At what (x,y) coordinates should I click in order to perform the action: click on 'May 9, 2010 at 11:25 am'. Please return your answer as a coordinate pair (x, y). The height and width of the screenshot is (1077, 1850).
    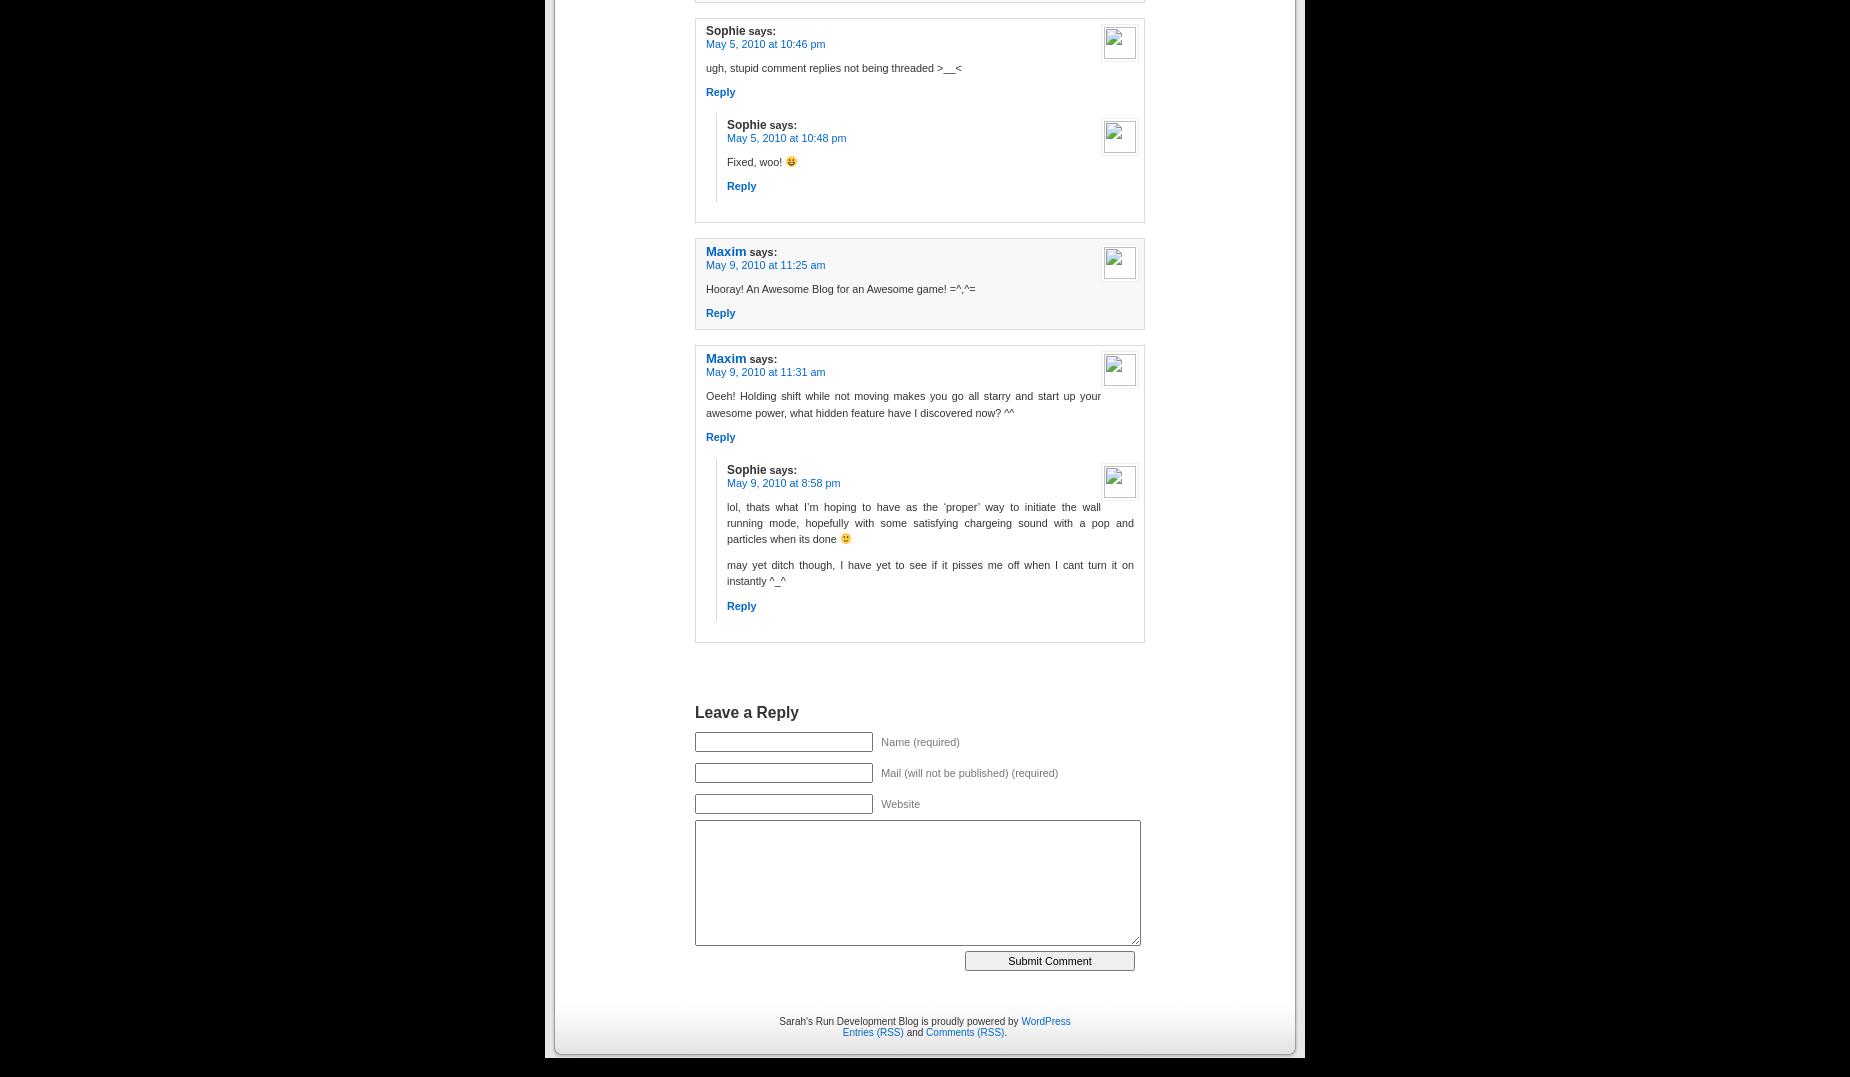
    Looking at the image, I should click on (765, 264).